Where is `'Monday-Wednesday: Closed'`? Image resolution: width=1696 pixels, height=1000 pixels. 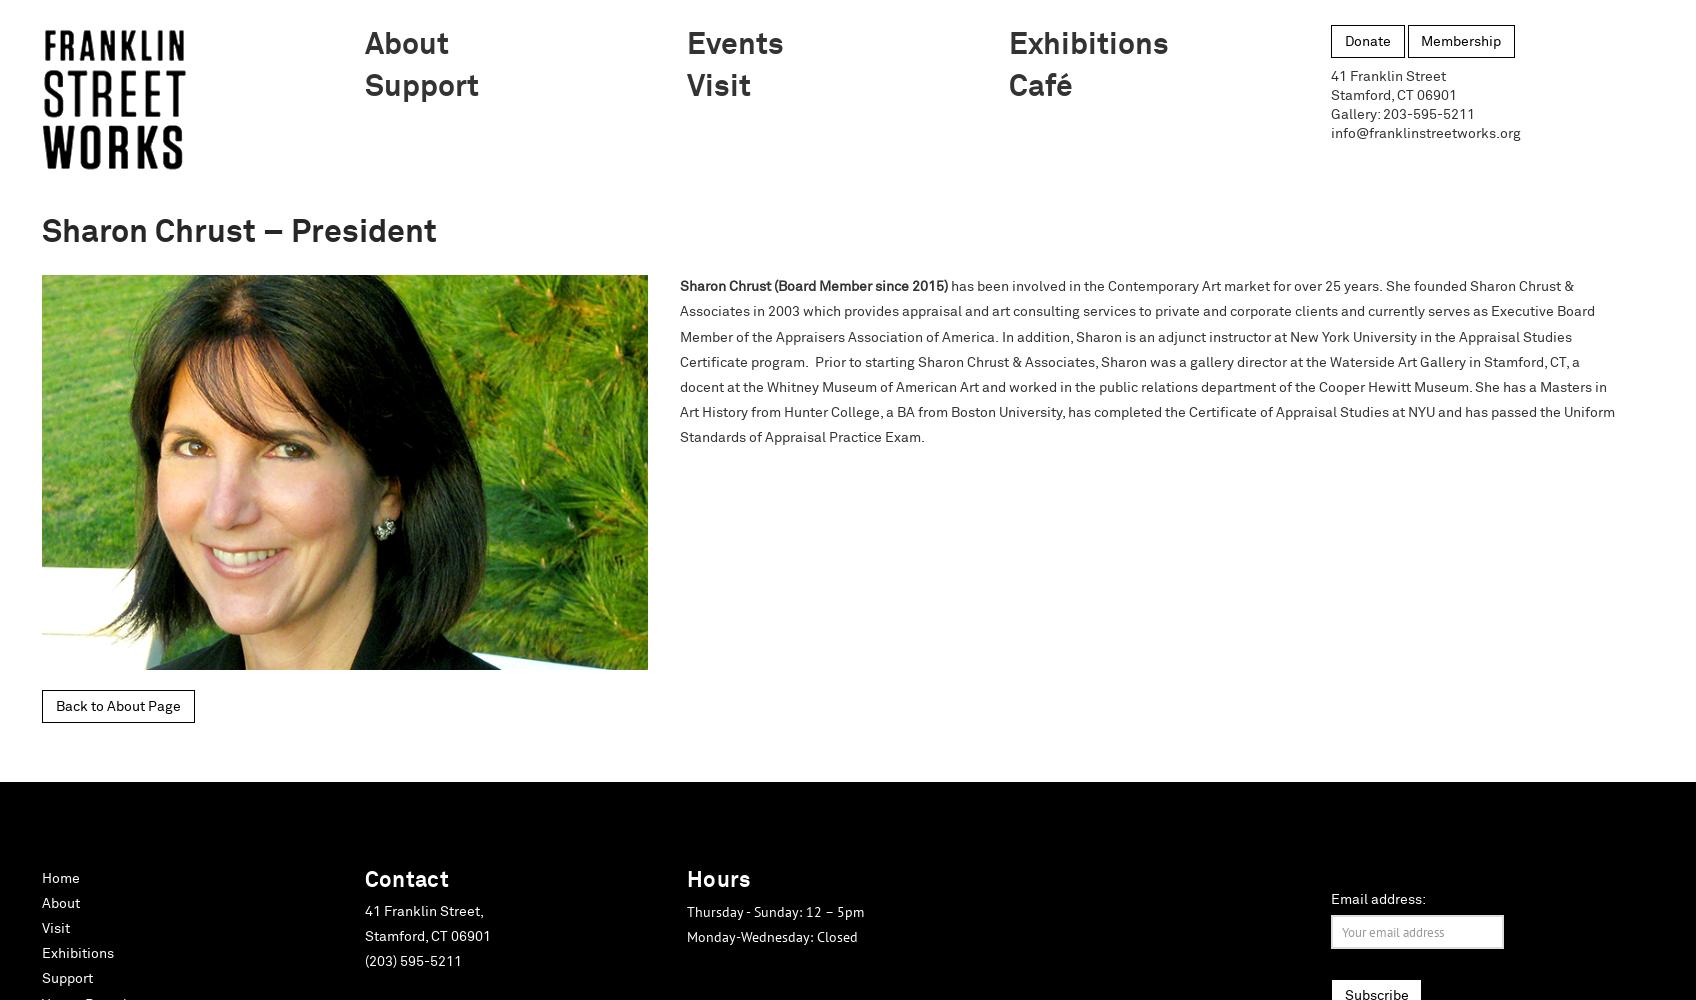 'Monday-Wednesday: Closed' is located at coordinates (771, 936).